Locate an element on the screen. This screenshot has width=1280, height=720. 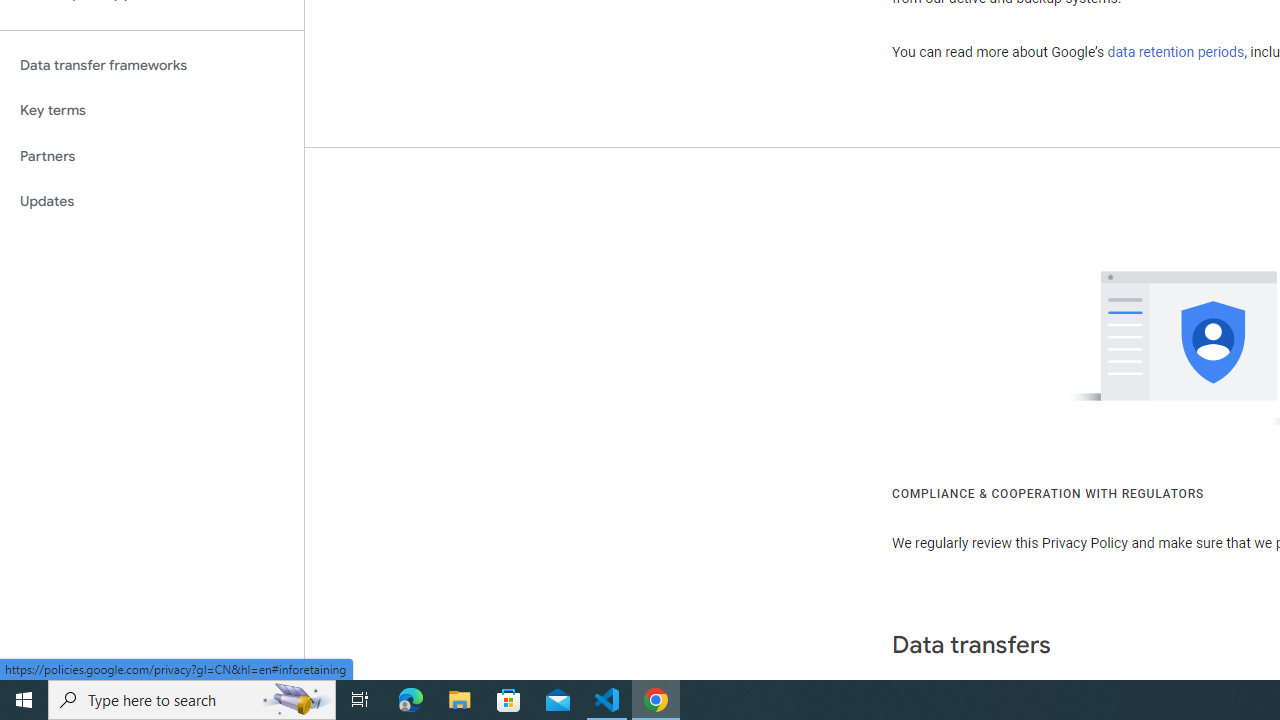
'Data transfer frameworks' is located at coordinates (151, 64).